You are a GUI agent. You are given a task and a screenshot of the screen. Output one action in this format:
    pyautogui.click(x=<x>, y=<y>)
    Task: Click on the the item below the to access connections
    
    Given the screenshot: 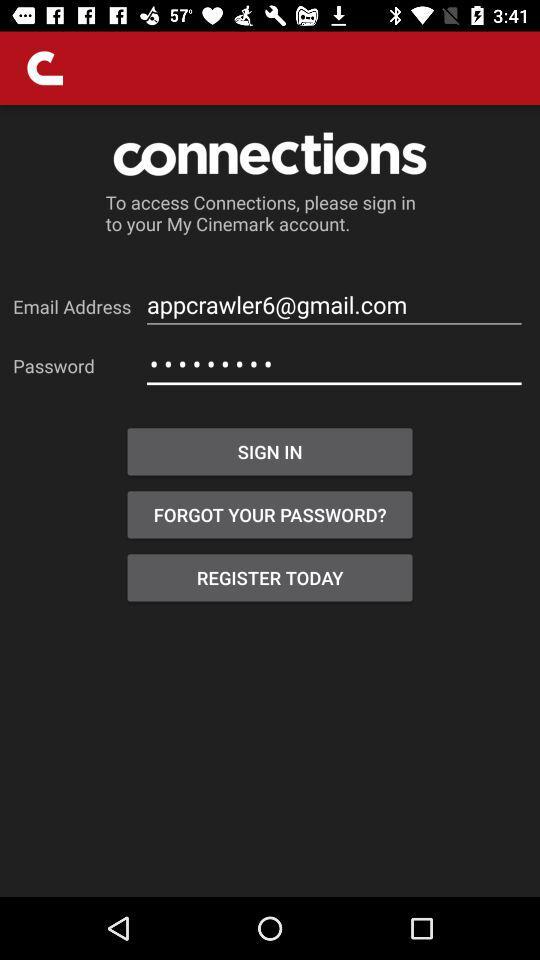 What is the action you would take?
    pyautogui.click(x=334, y=305)
    